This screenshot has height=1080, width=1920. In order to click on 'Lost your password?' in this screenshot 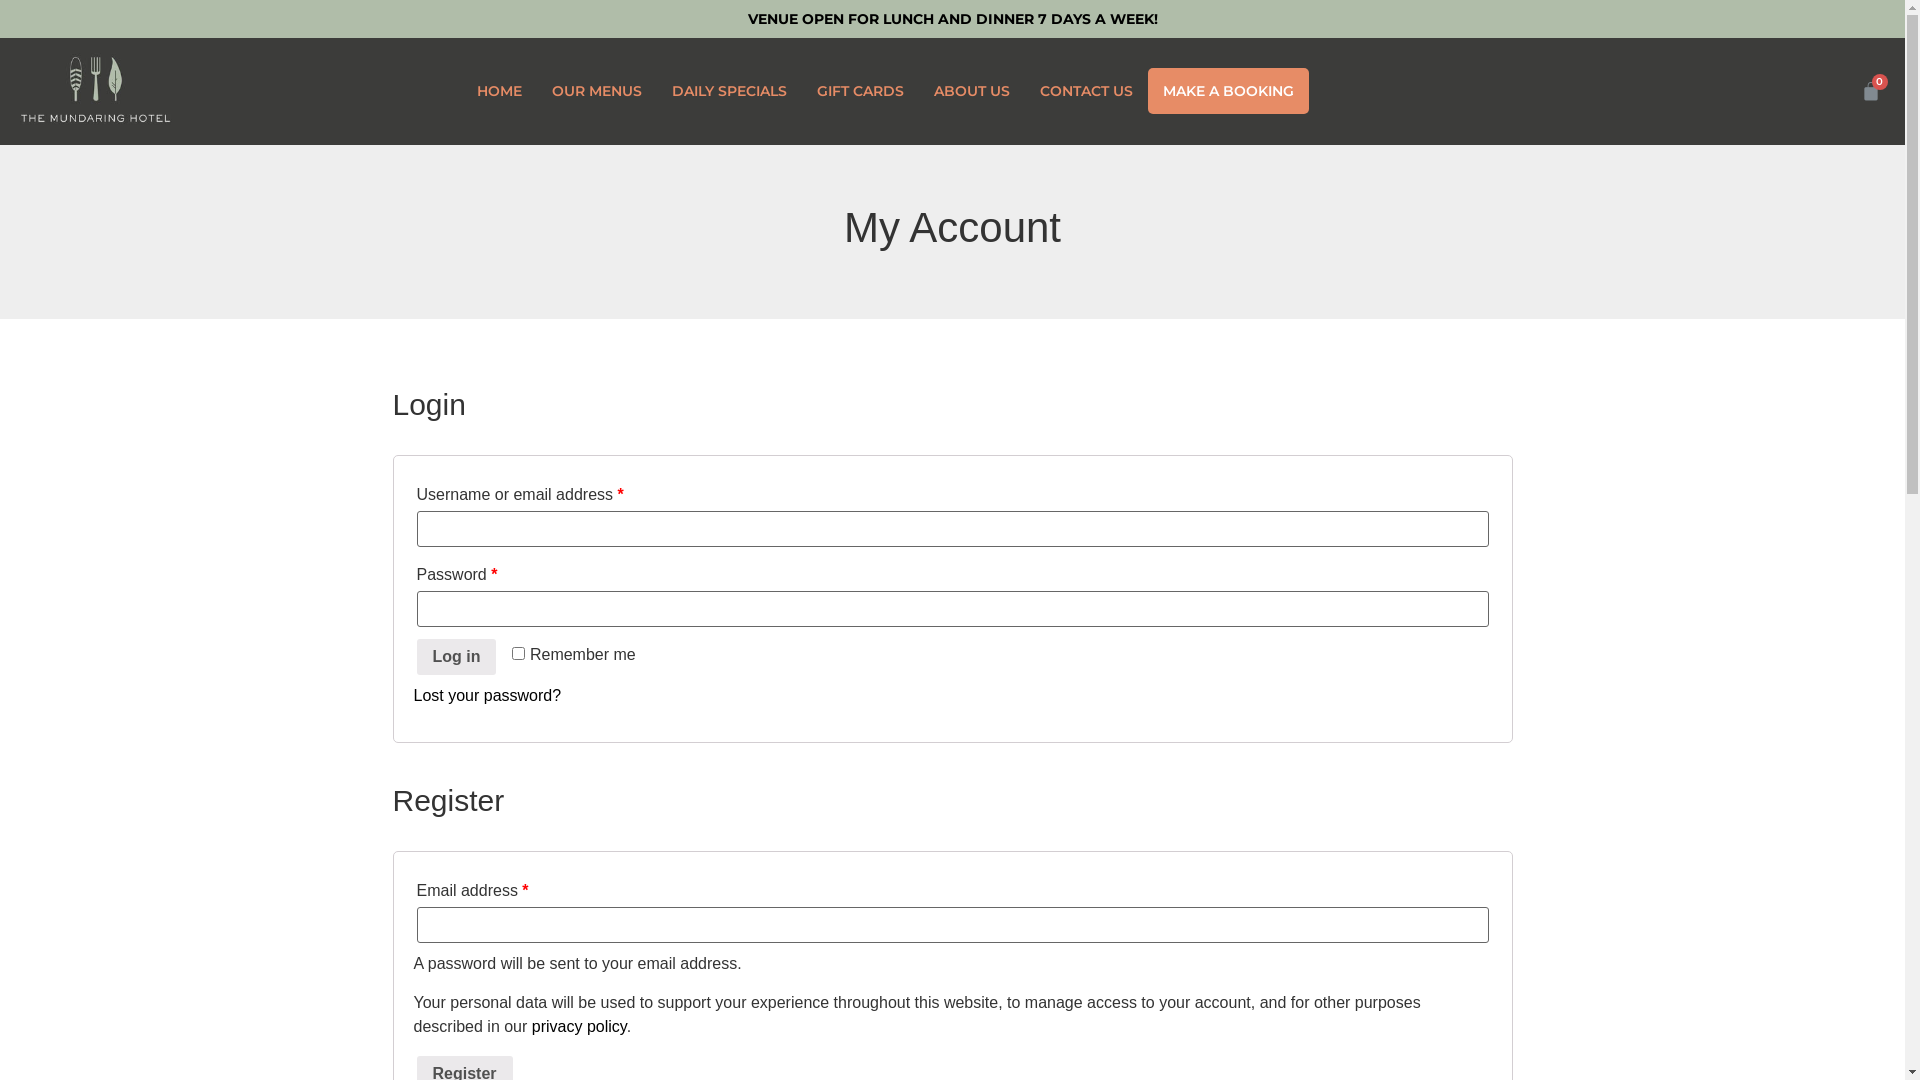, I will do `click(488, 694)`.